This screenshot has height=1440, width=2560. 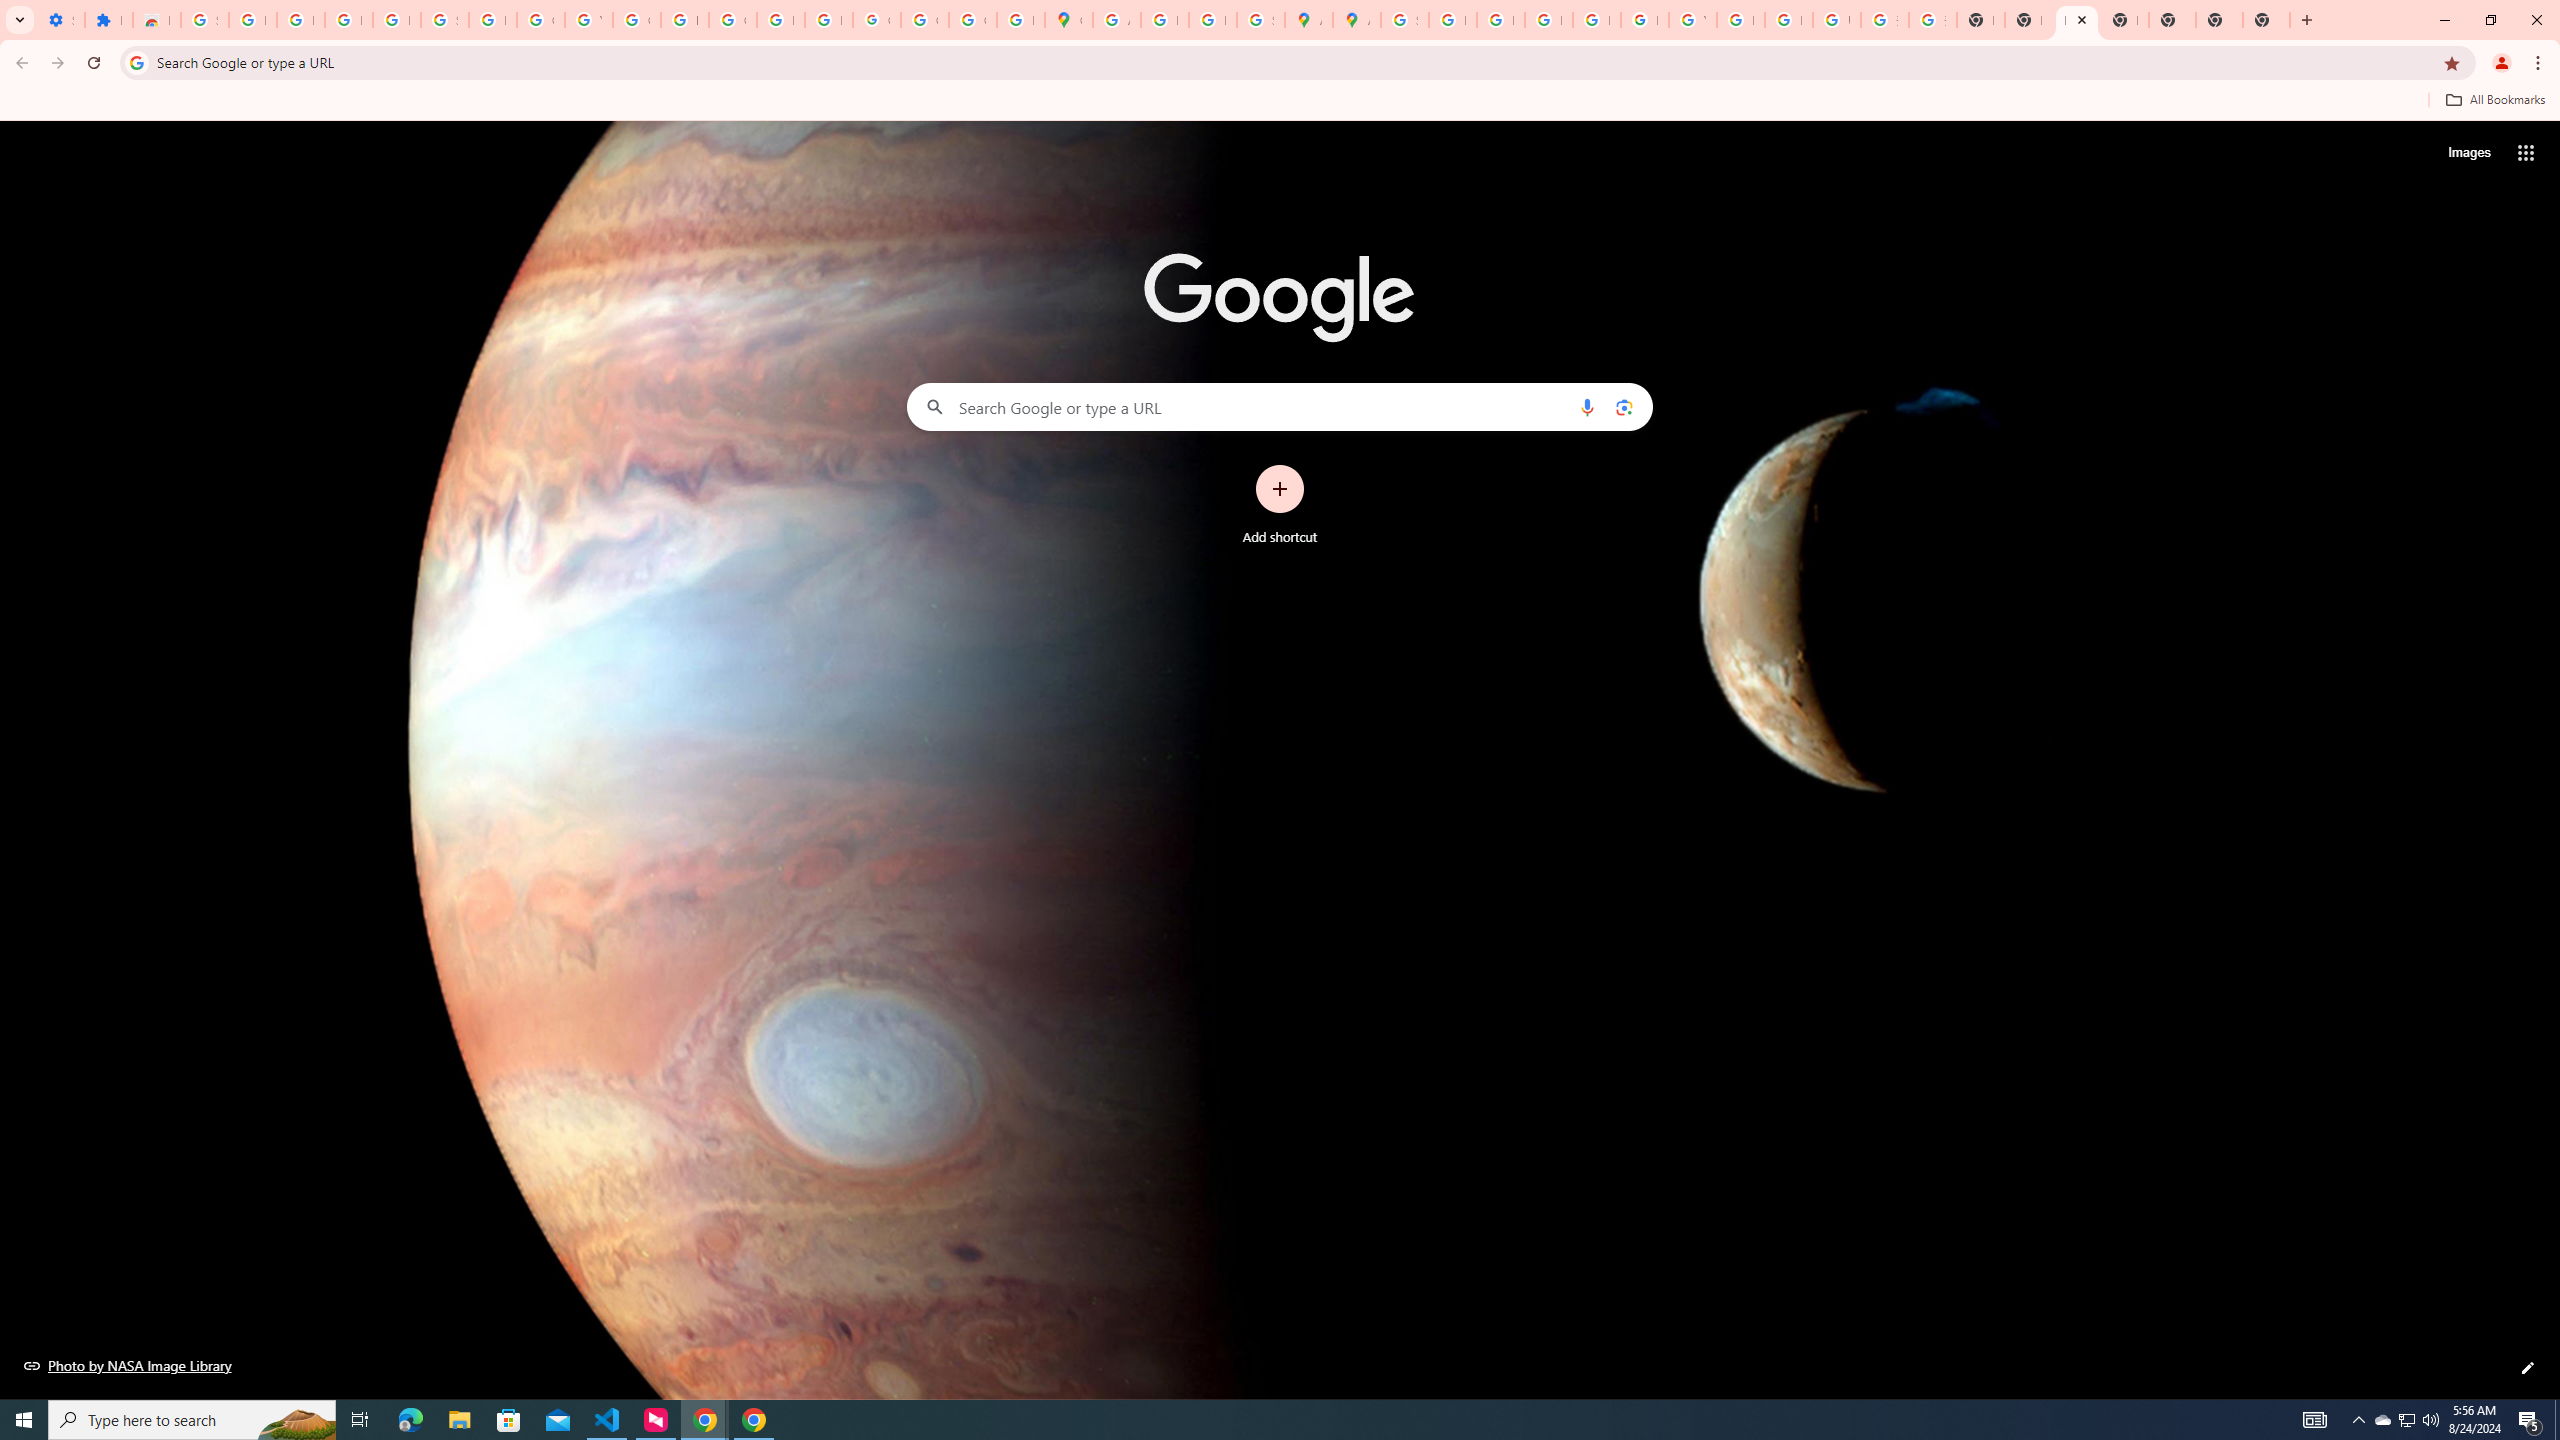 I want to click on 'Privacy Help Center - Policies Help', so click(x=1500, y=19).